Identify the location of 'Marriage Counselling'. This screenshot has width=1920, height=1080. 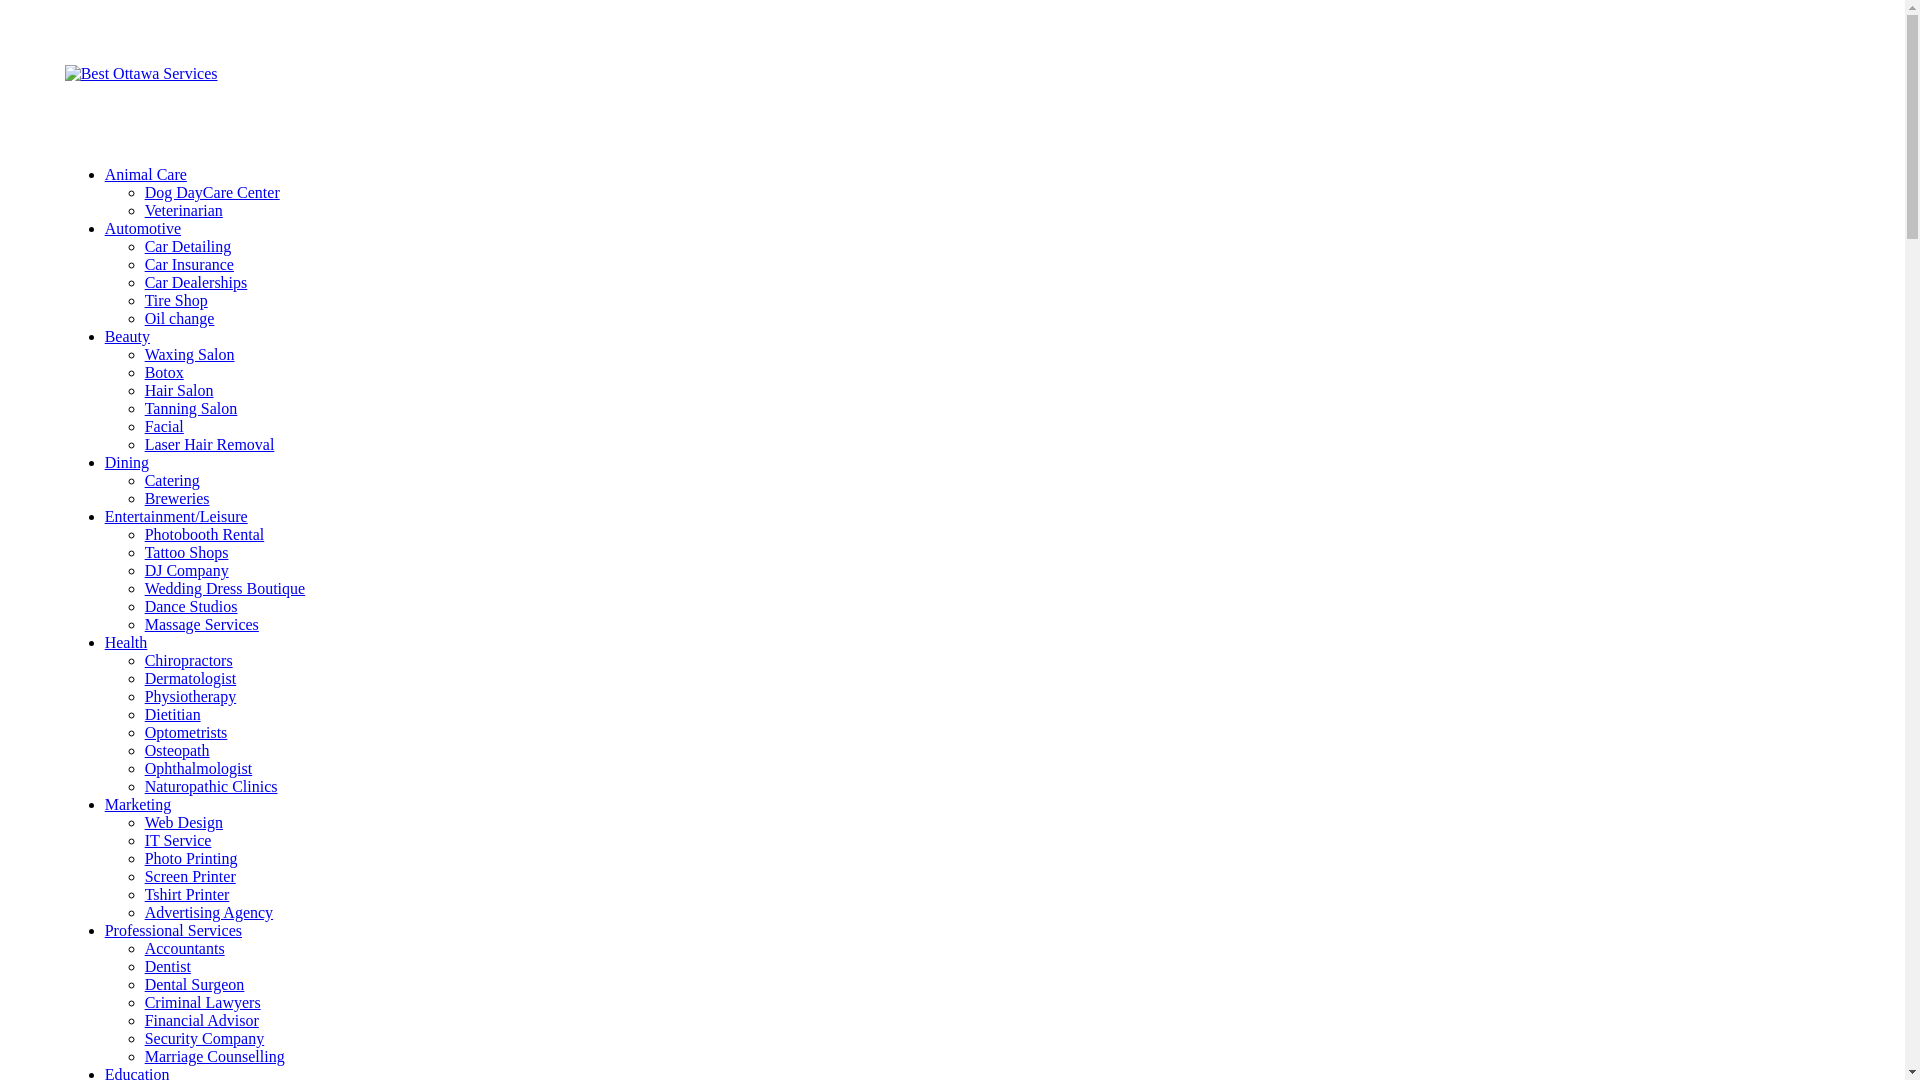
(215, 1055).